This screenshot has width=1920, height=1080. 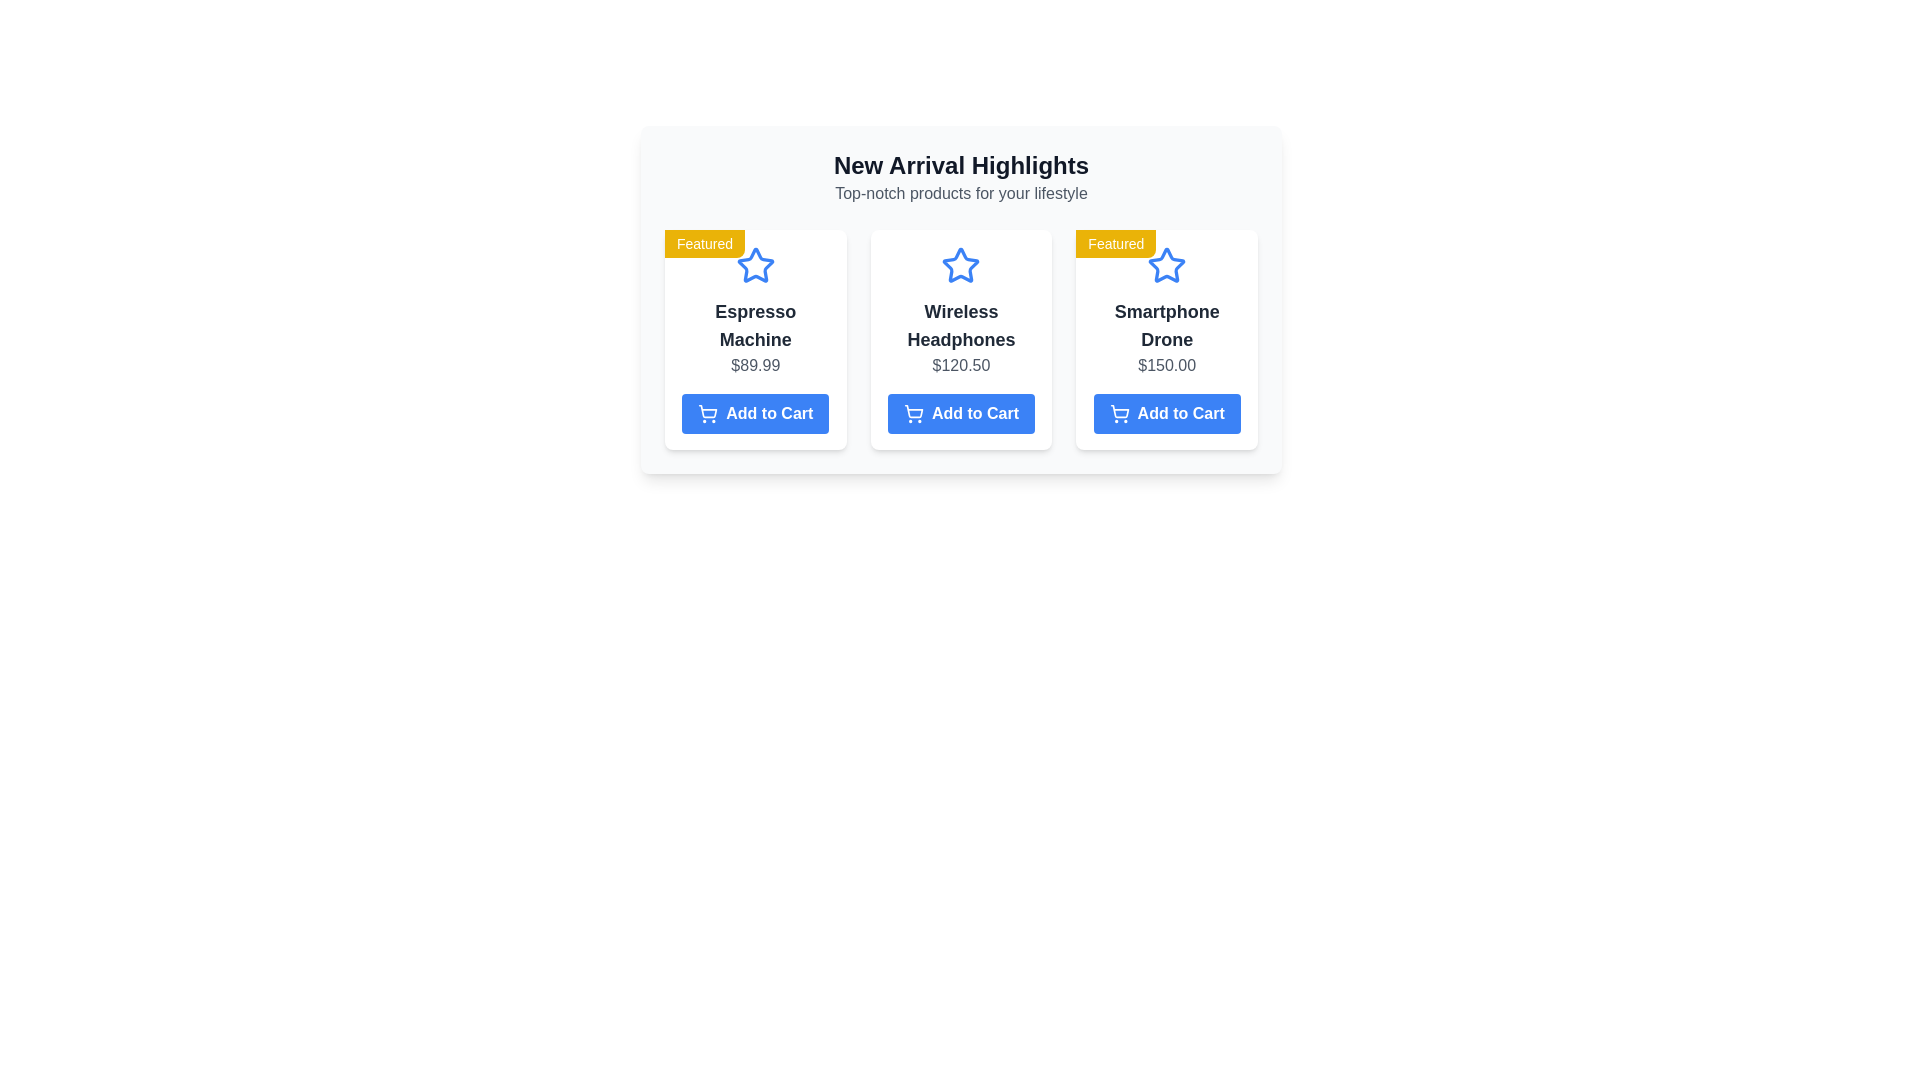 I want to click on the promotional icon for the 'Wireless Headphones' product, which is centrally located within its card in the 'New Arrival Highlights' section, so click(x=961, y=264).